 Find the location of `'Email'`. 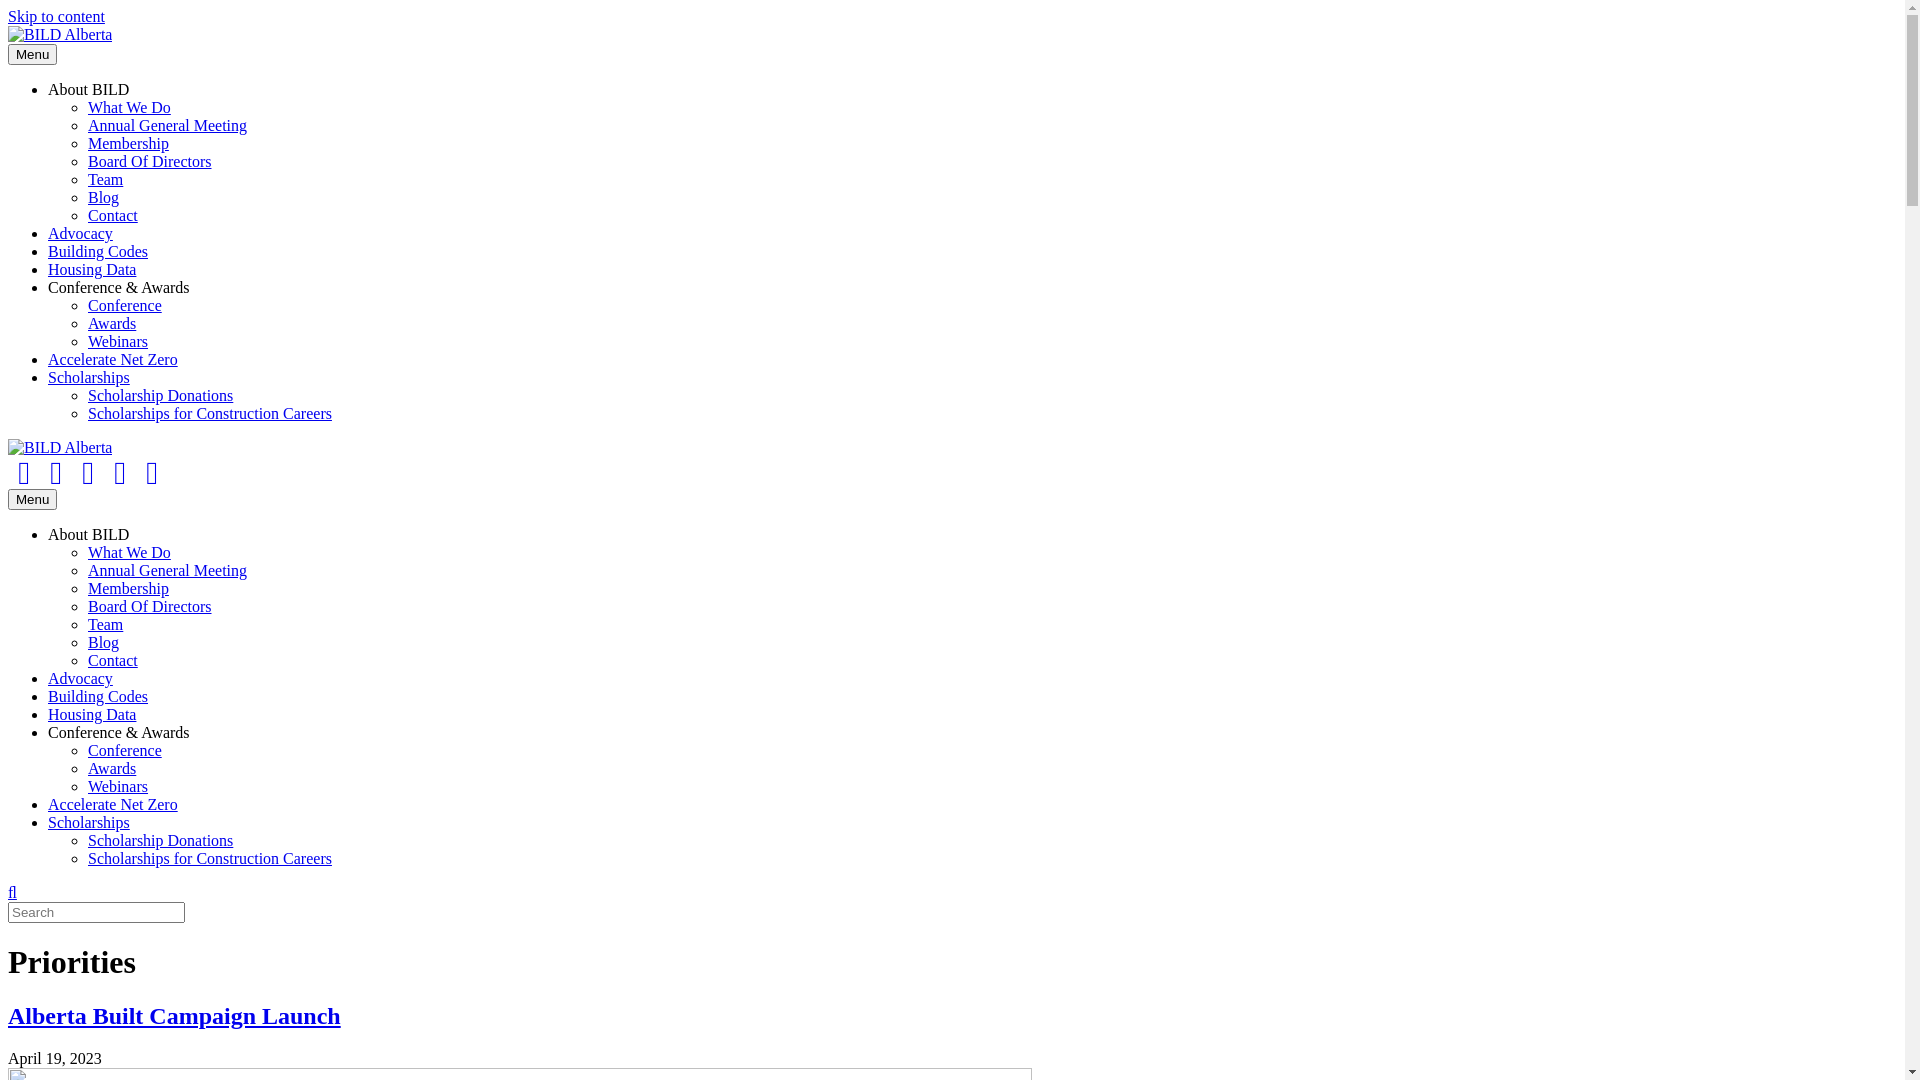

'Email' is located at coordinates (151, 473).